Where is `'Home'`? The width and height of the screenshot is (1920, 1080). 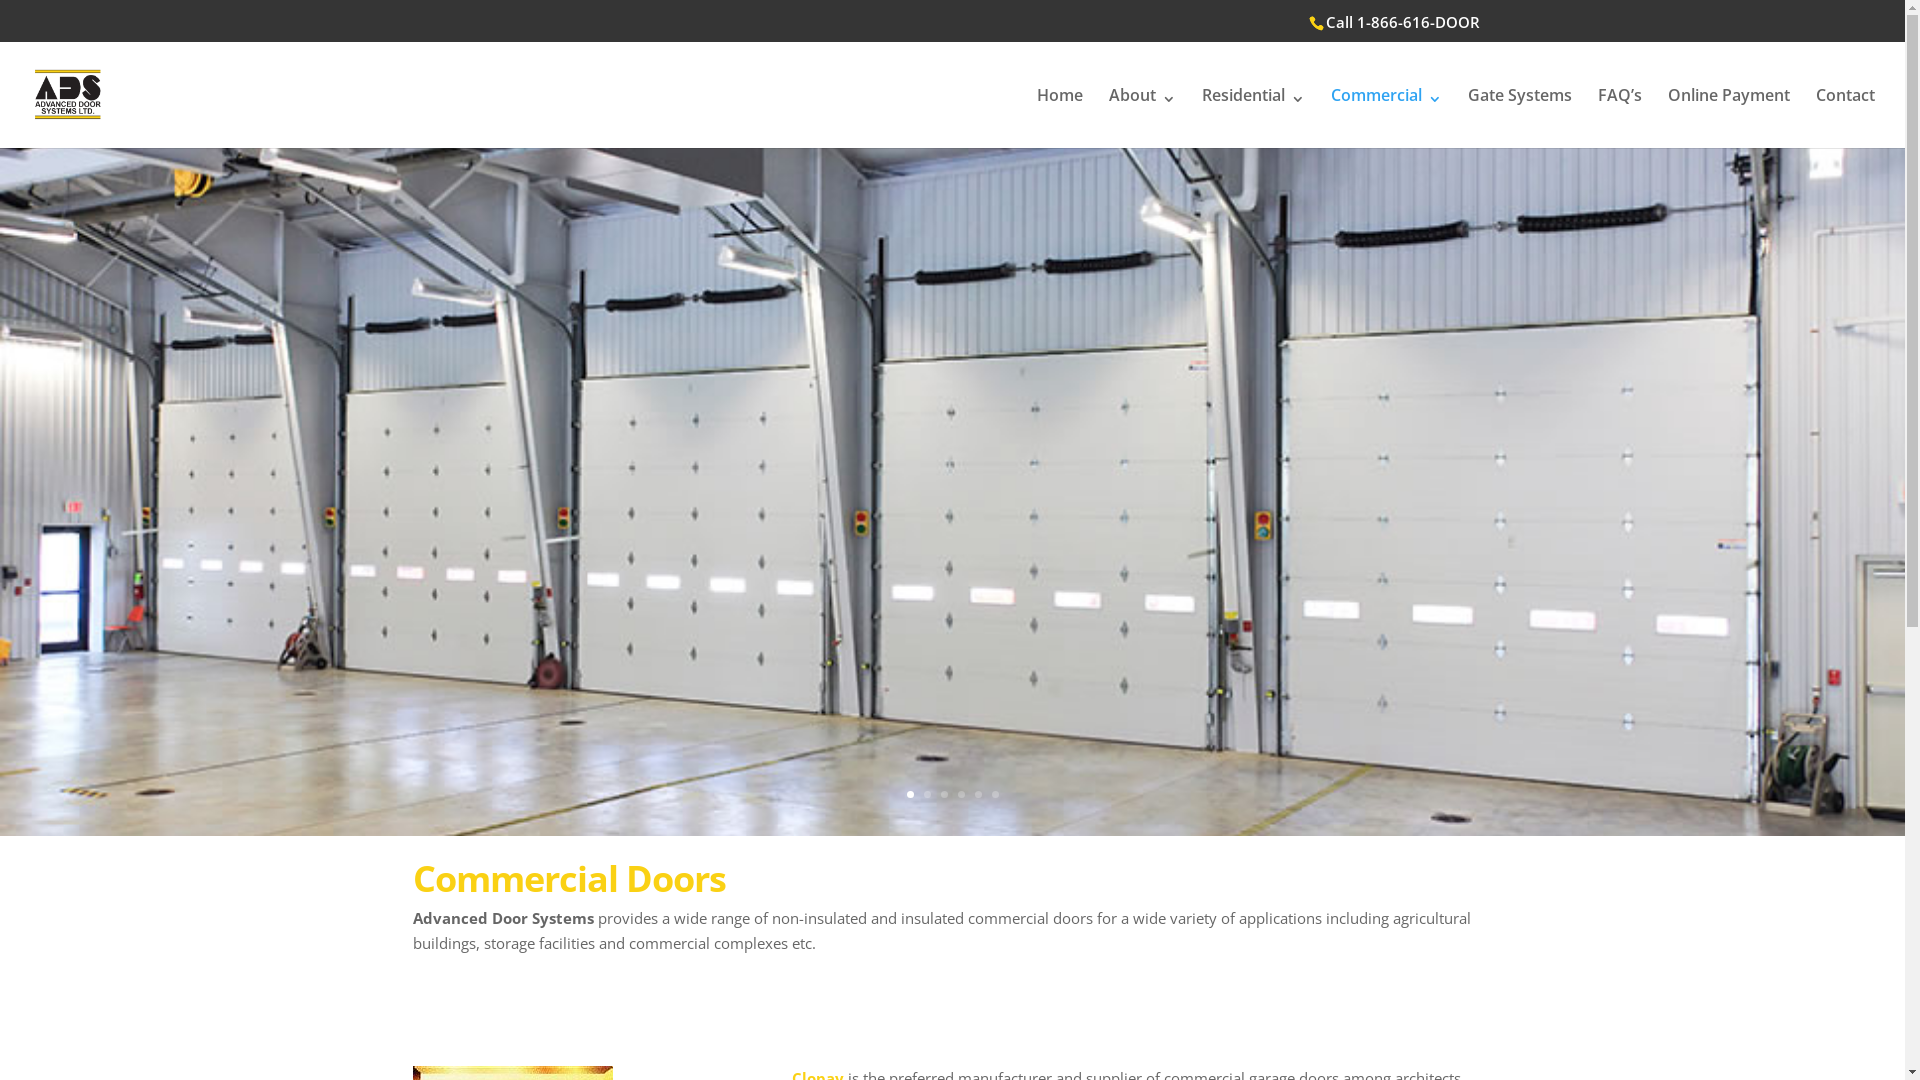 'Home' is located at coordinates (1059, 118).